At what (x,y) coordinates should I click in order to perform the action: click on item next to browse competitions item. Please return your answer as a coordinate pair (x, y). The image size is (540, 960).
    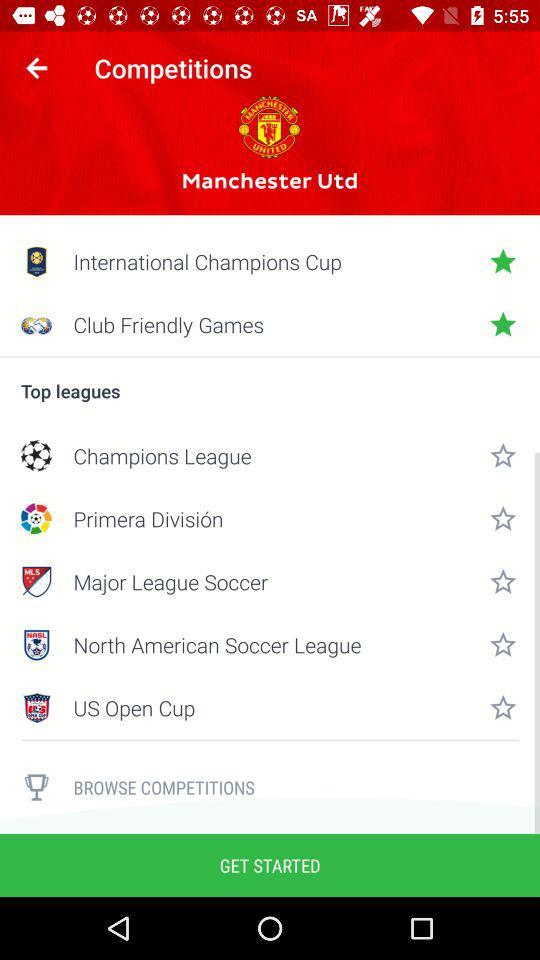
    Looking at the image, I should click on (36, 787).